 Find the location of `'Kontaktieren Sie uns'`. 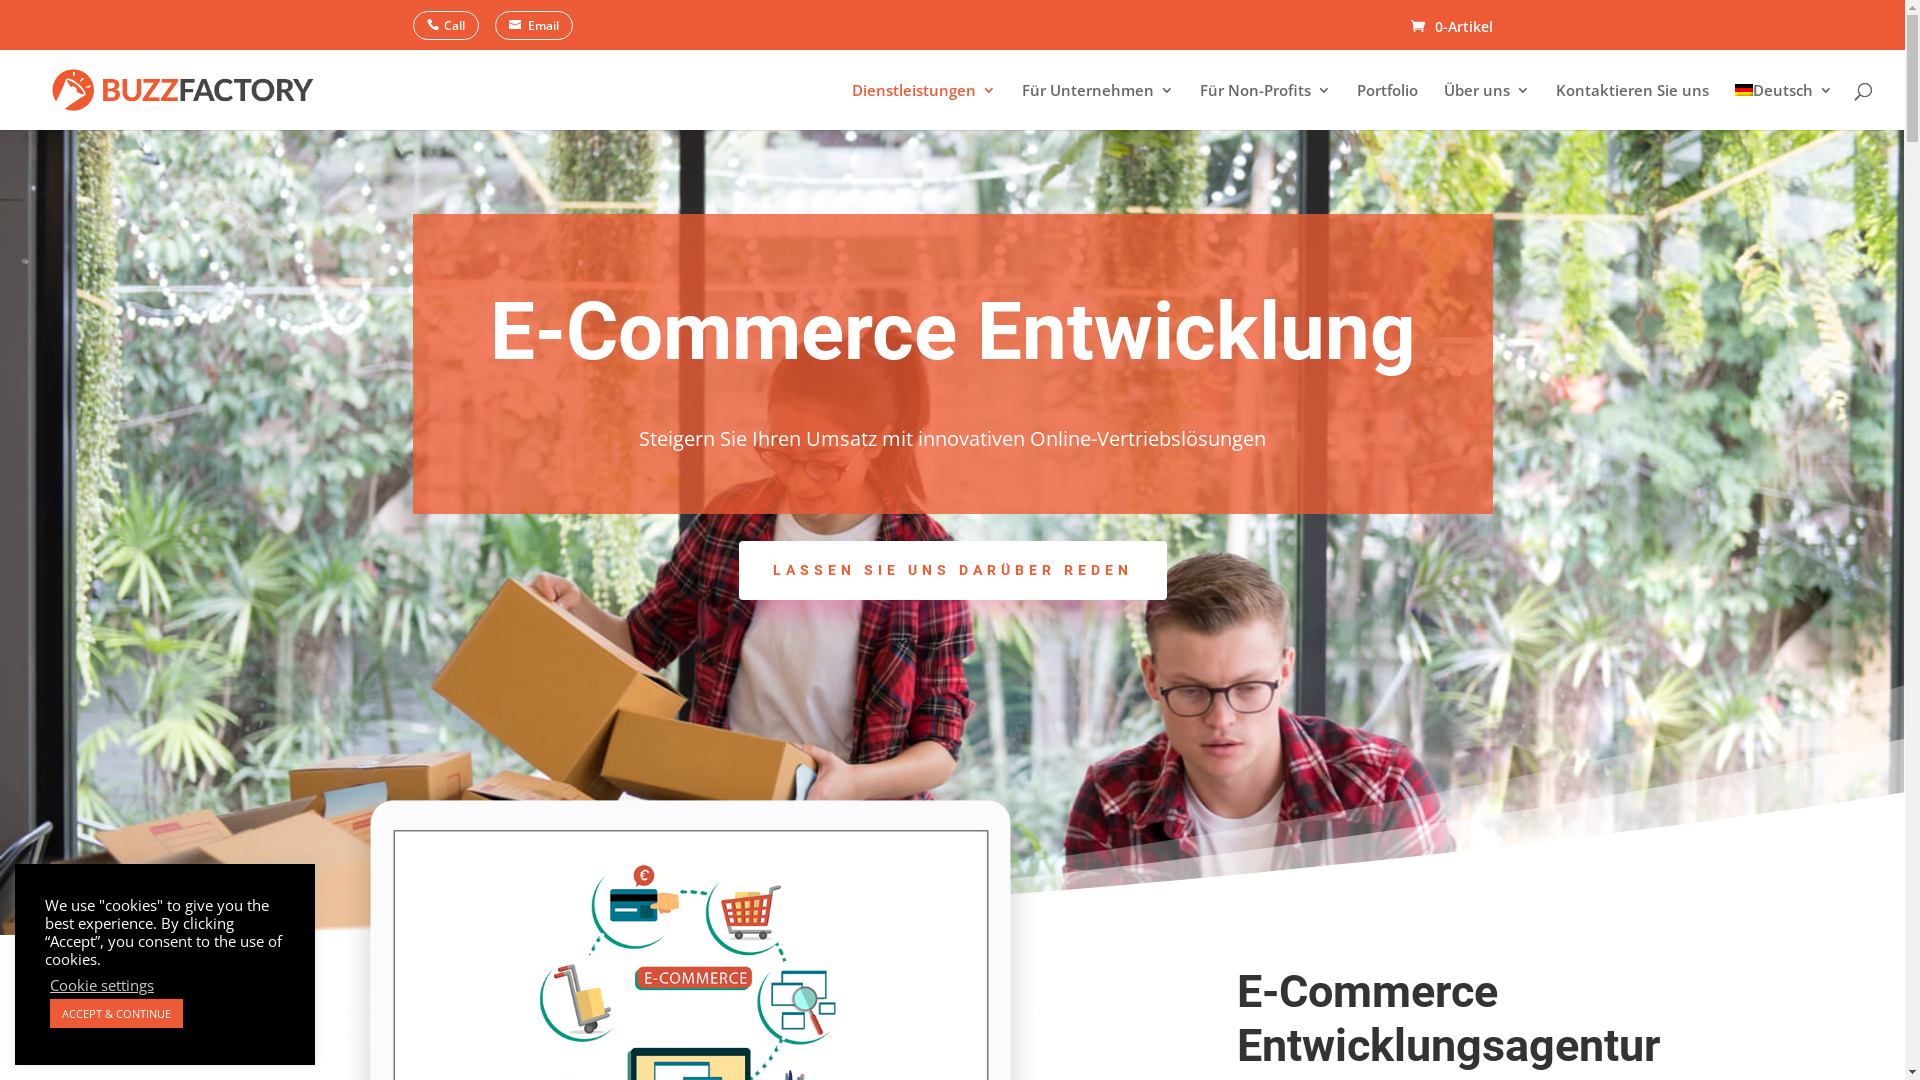

'Kontaktieren Sie uns' is located at coordinates (1632, 106).